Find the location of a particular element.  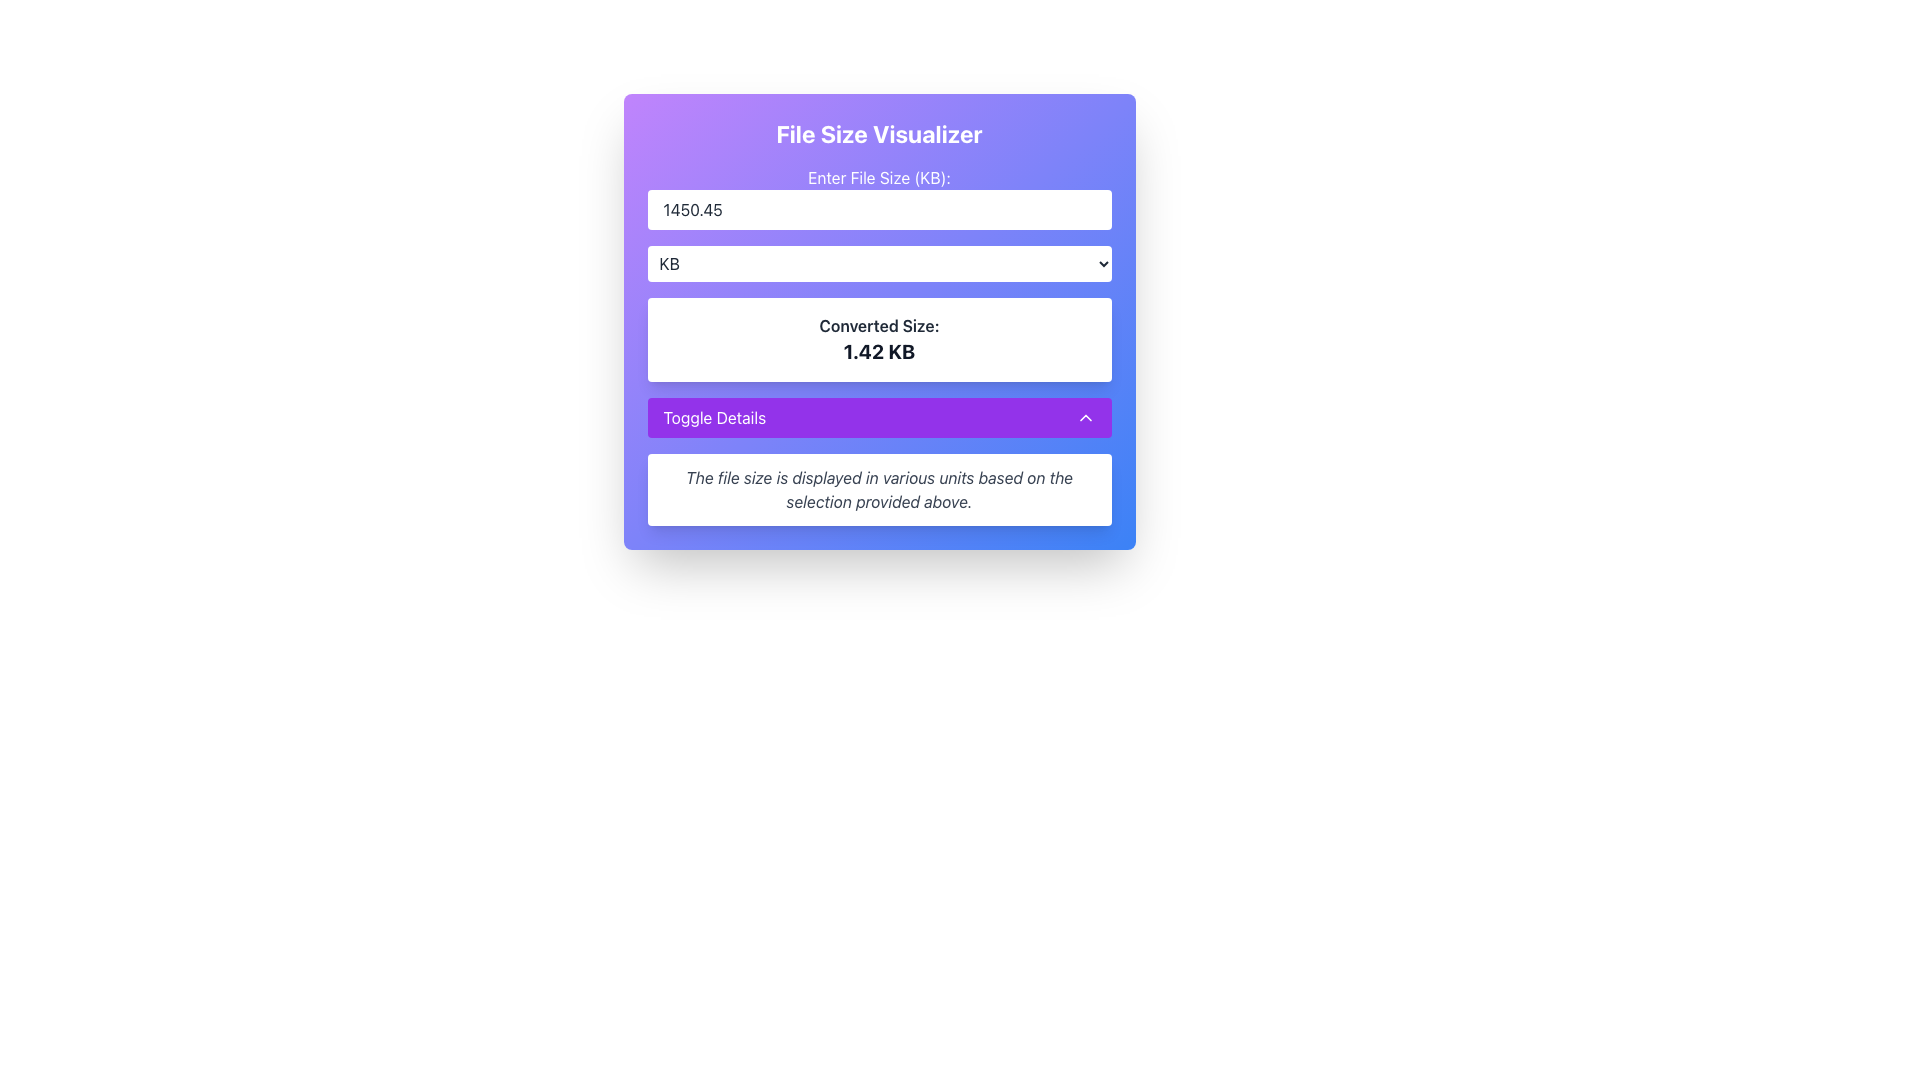

the upward-facing chevron icon located to the right of the 'Toggle Details' button is located at coordinates (1084, 416).